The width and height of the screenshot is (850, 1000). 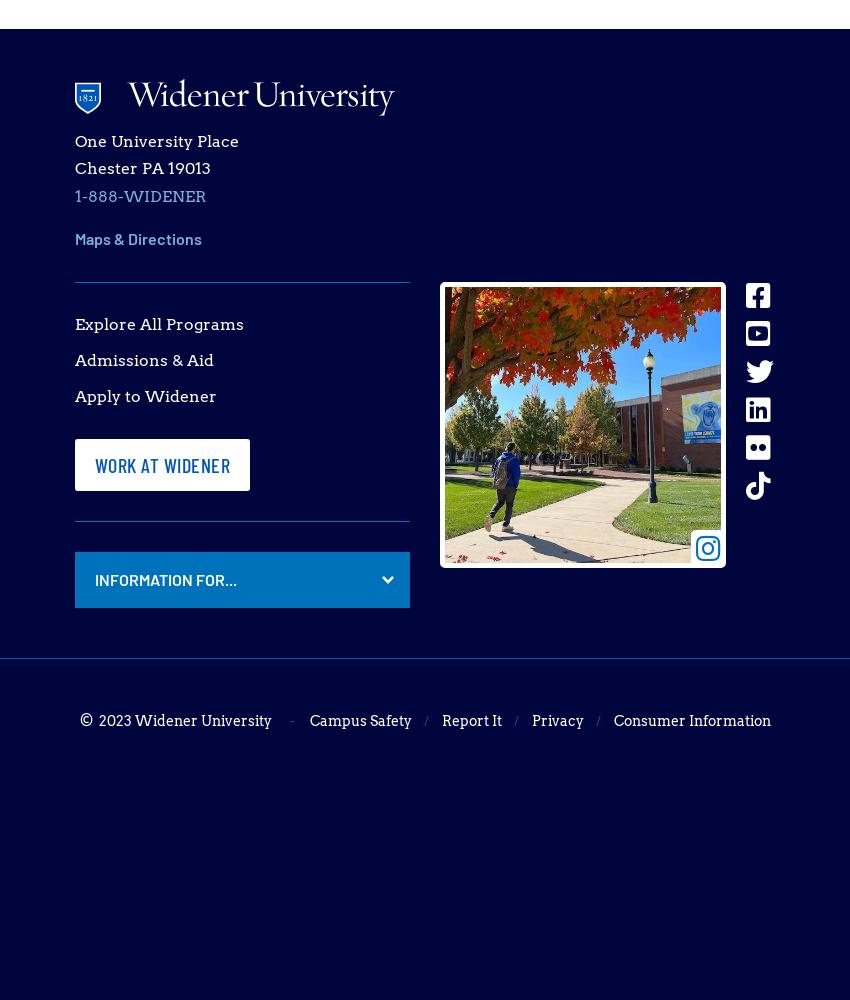 I want to click on 'Admissions & Aid', so click(x=143, y=359).